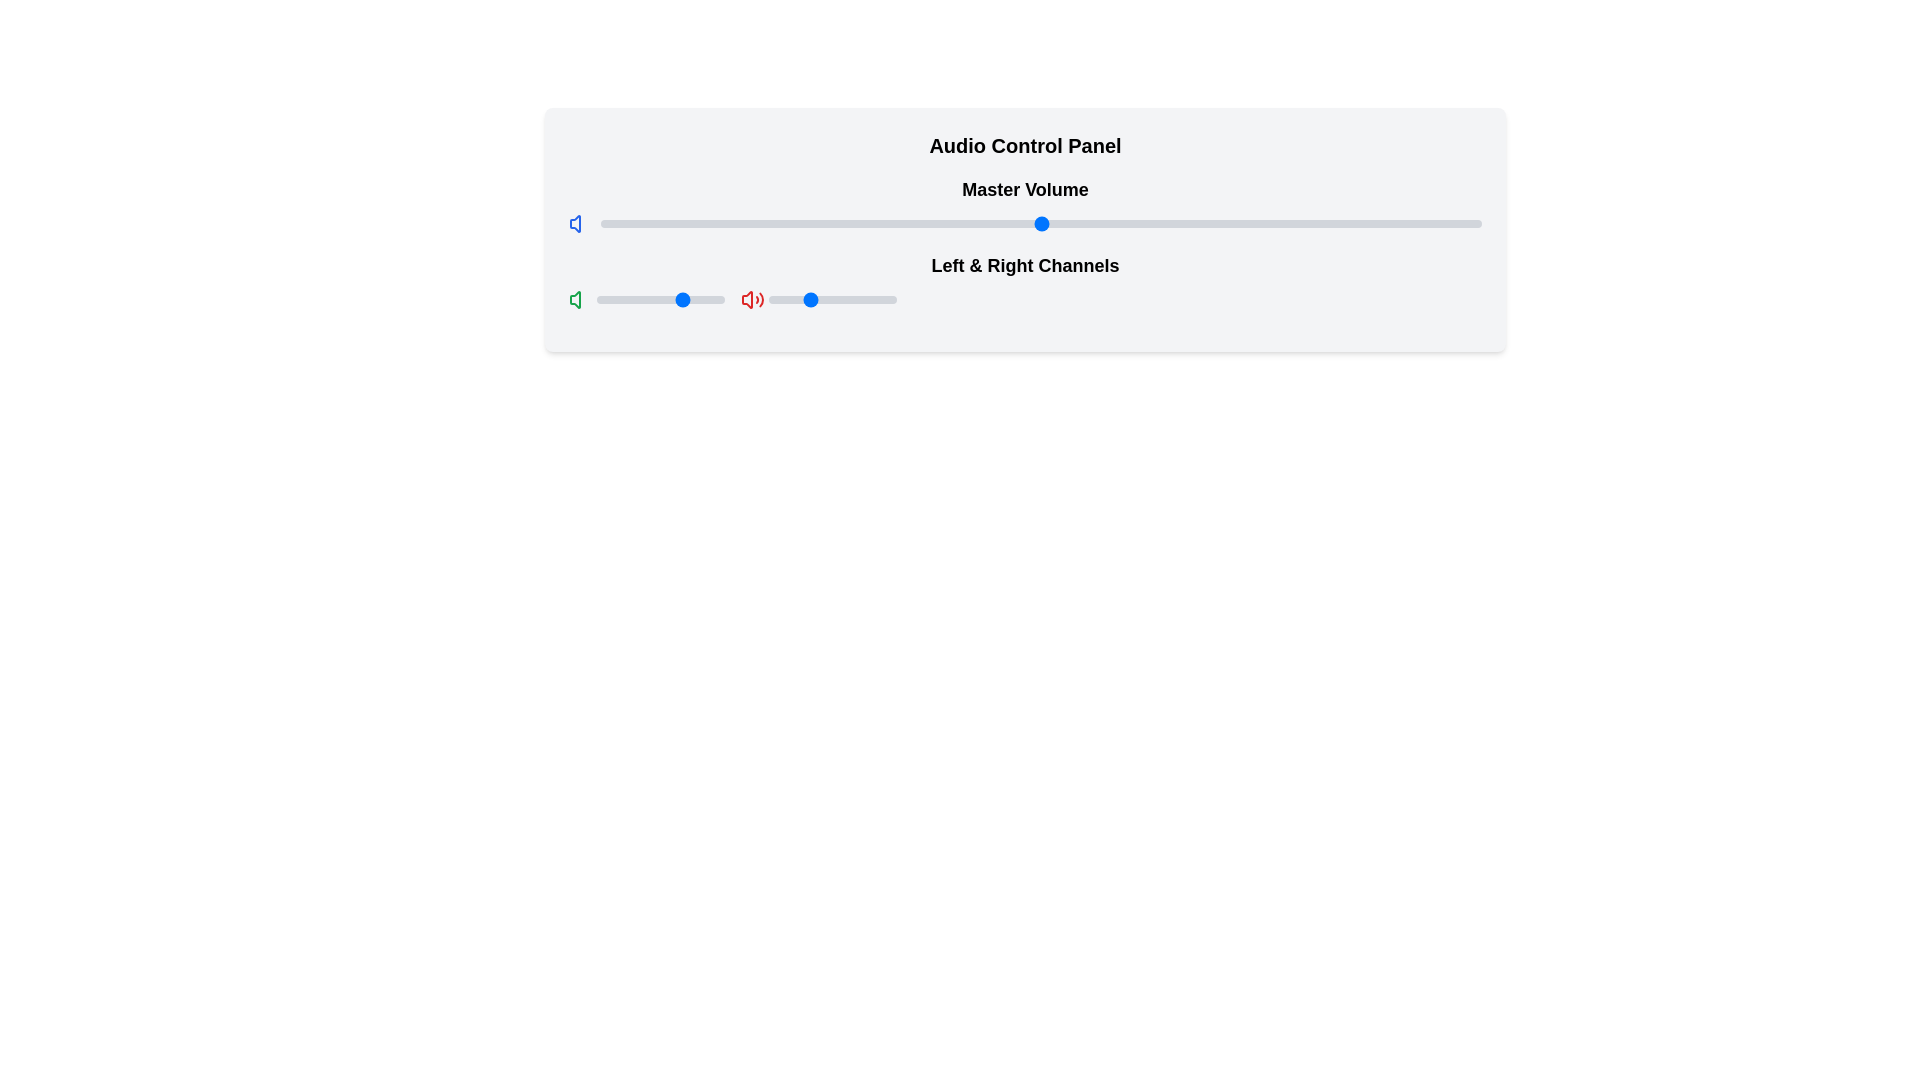 The height and width of the screenshot is (1080, 1920). What do you see at coordinates (890, 300) in the screenshot?
I see `the balance of left and right audio channels` at bounding box center [890, 300].